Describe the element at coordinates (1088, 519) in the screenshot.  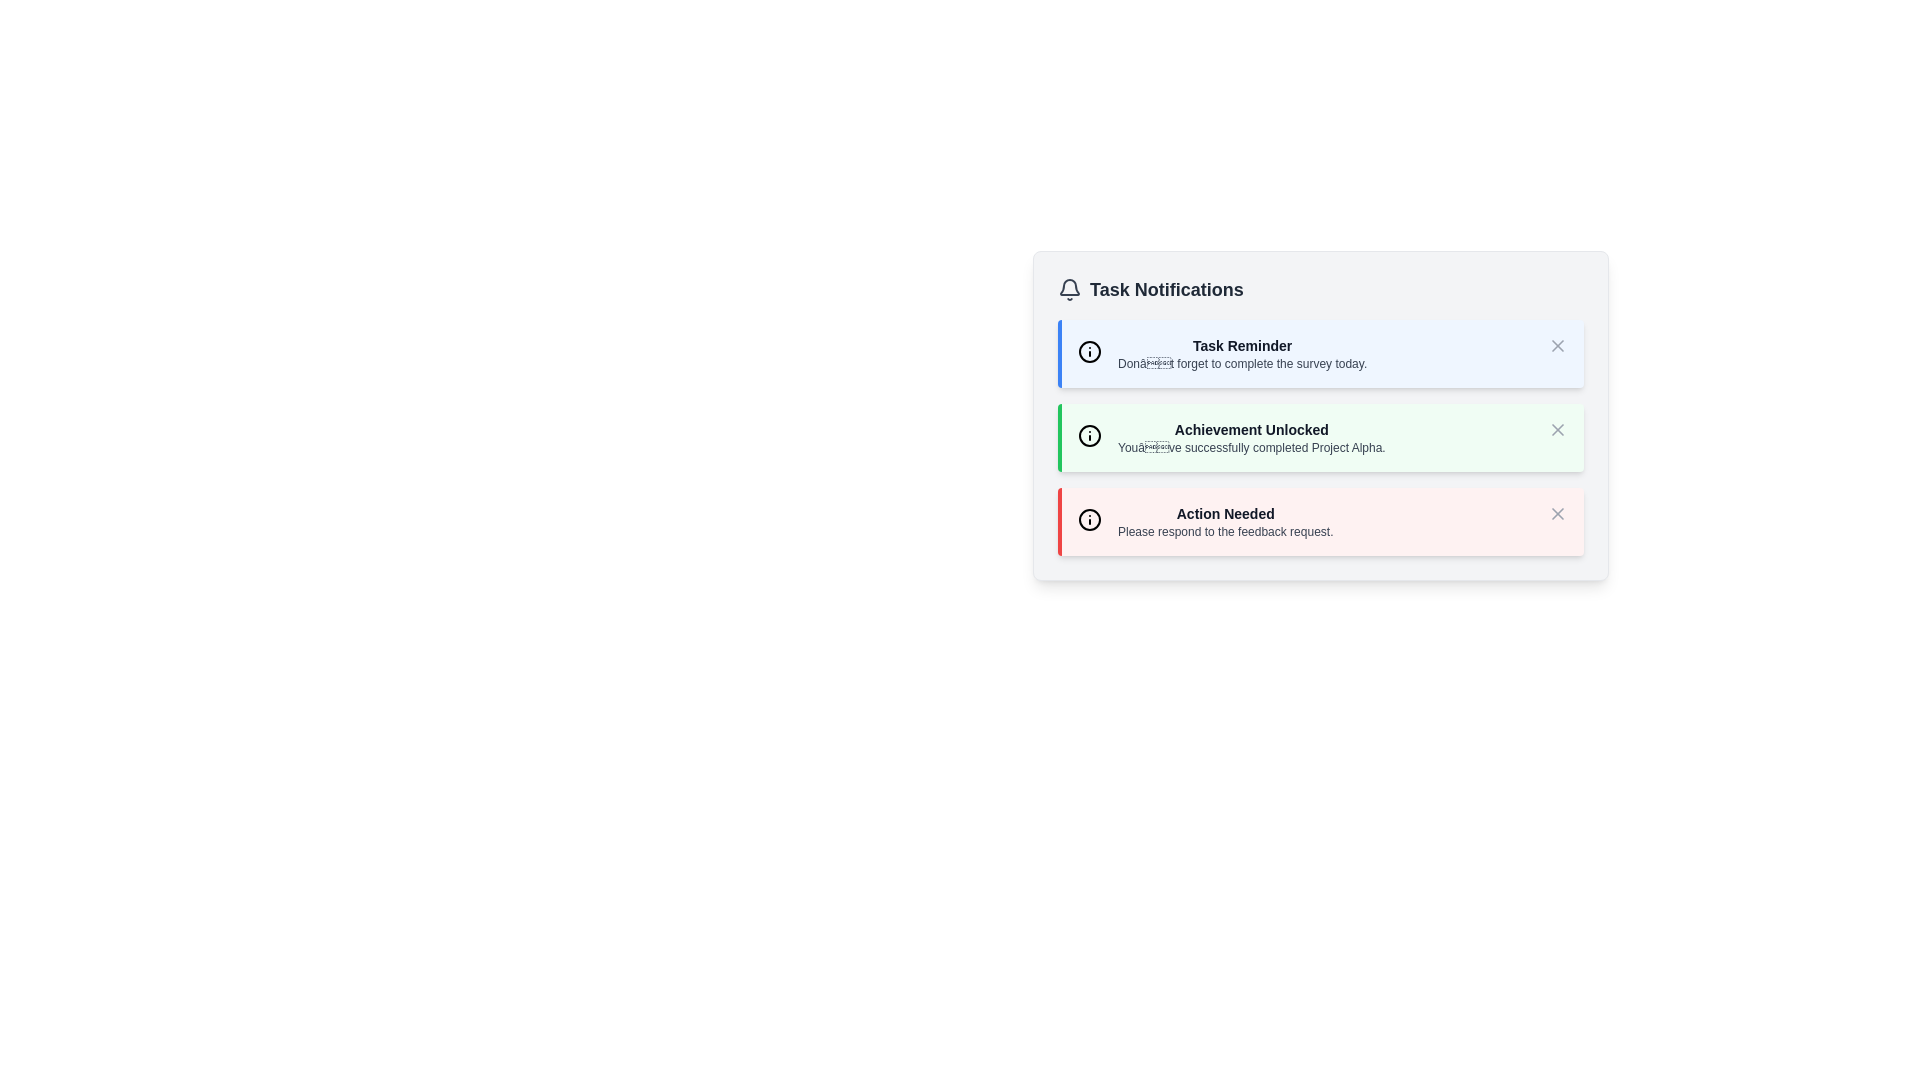
I see `the informational icon located in the 'Action Needed' notification box, positioned to the left of the text content` at that location.